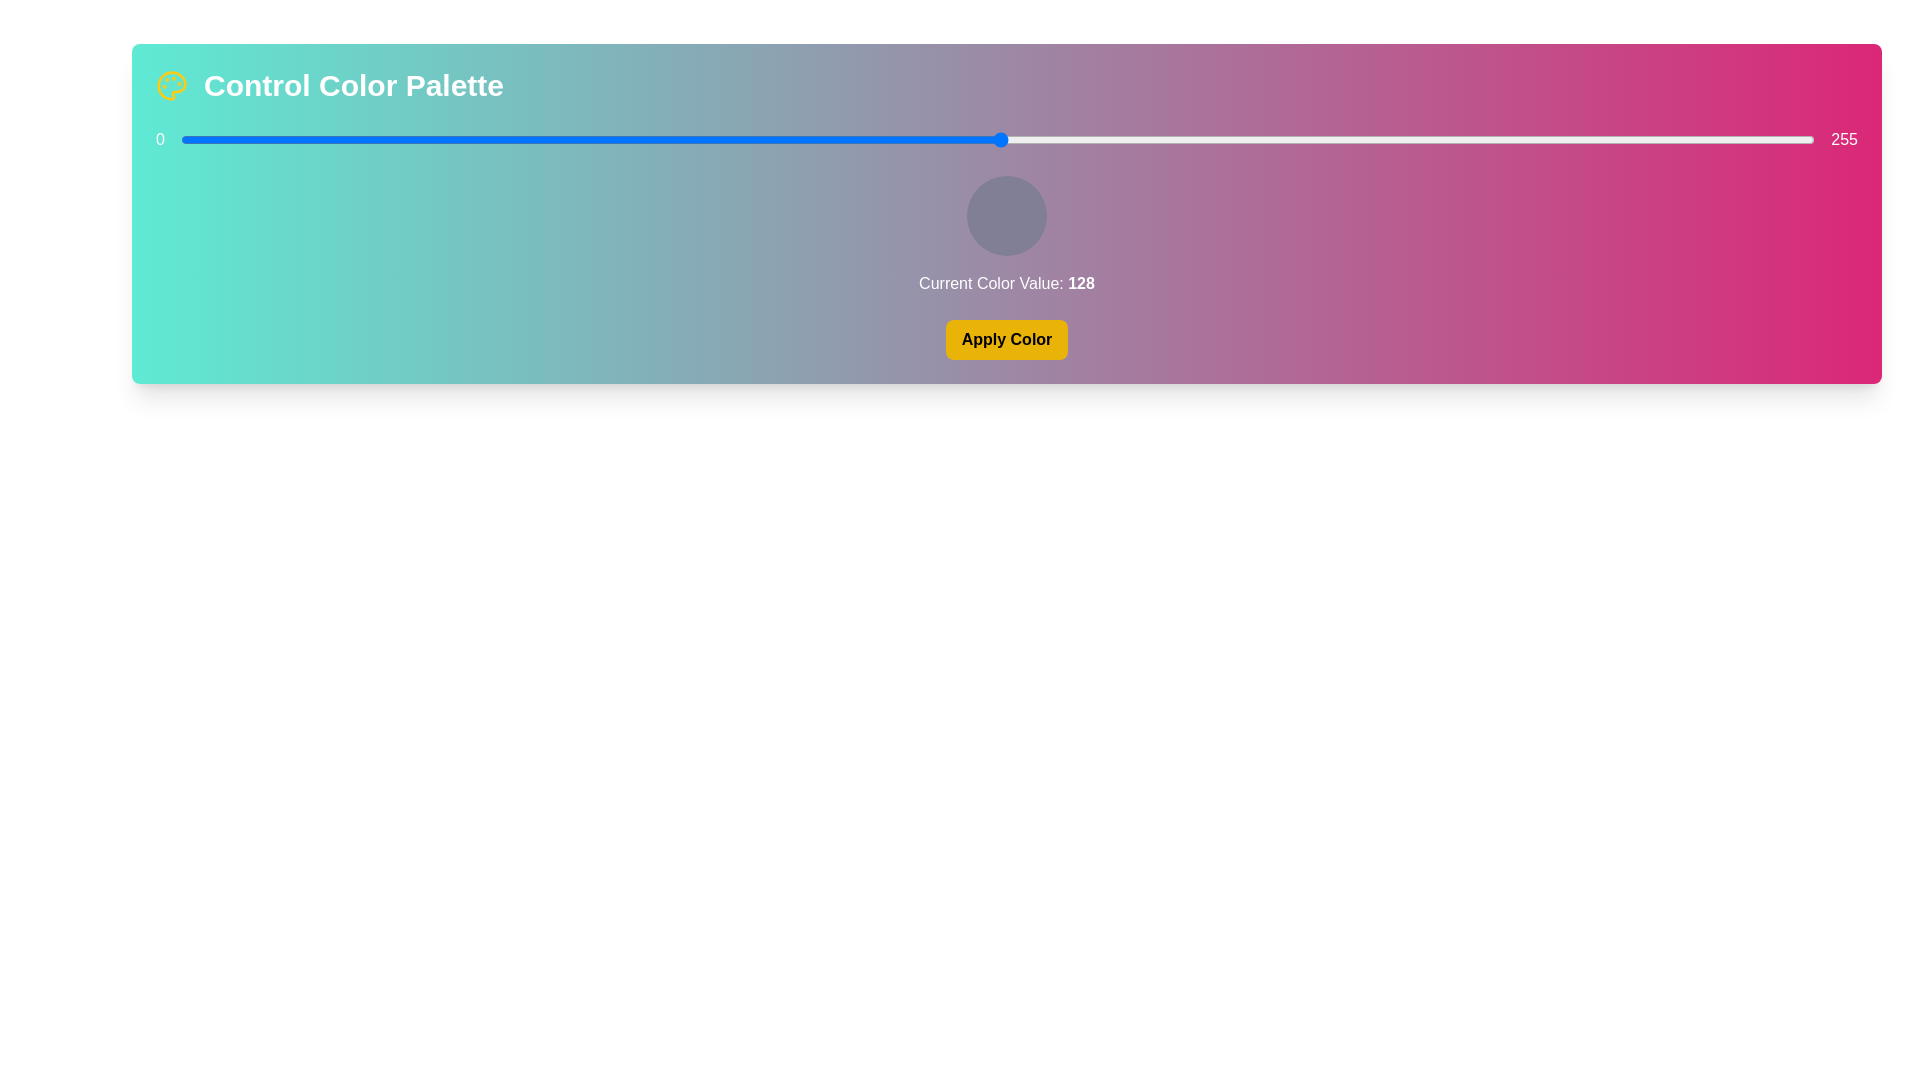  Describe the element at coordinates (1064, 138) in the screenshot. I see `the color slider to set the color value to 138` at that location.